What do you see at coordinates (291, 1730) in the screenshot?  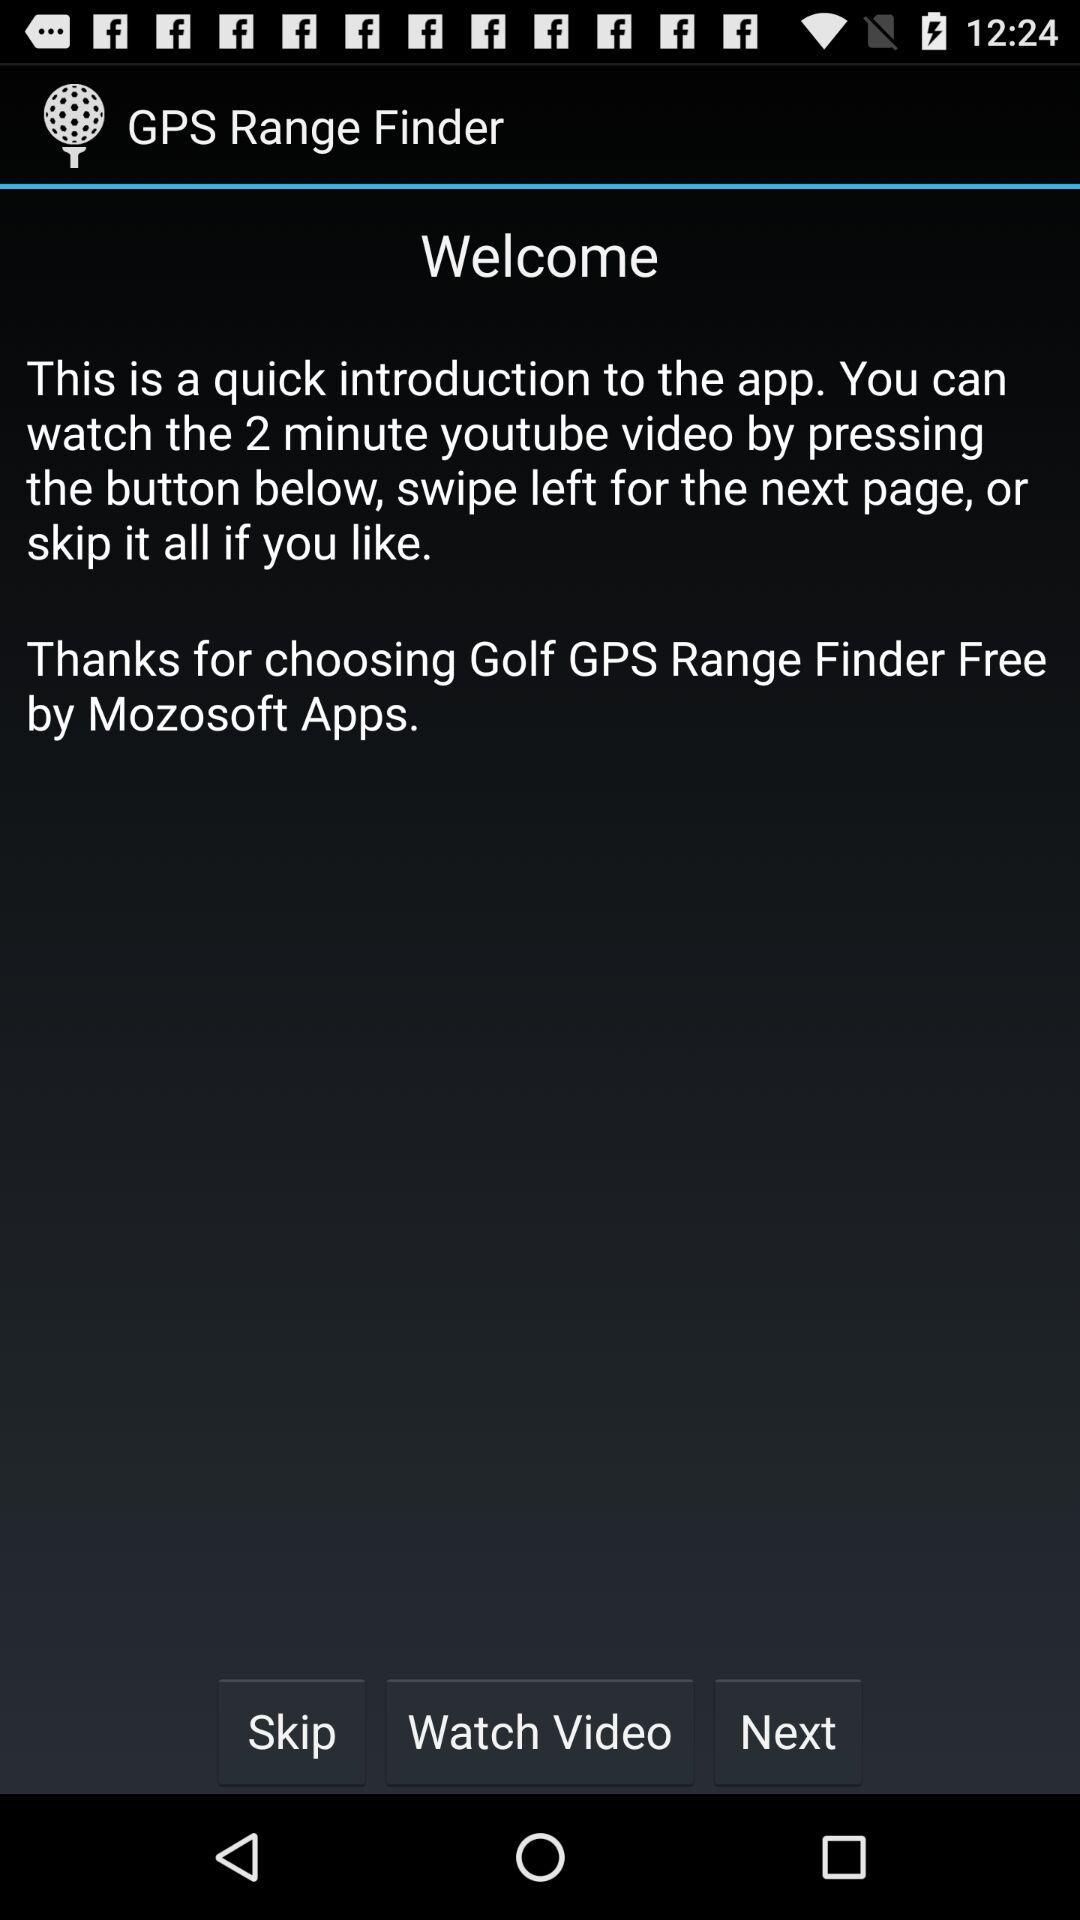 I see `item next to the watch video` at bounding box center [291, 1730].